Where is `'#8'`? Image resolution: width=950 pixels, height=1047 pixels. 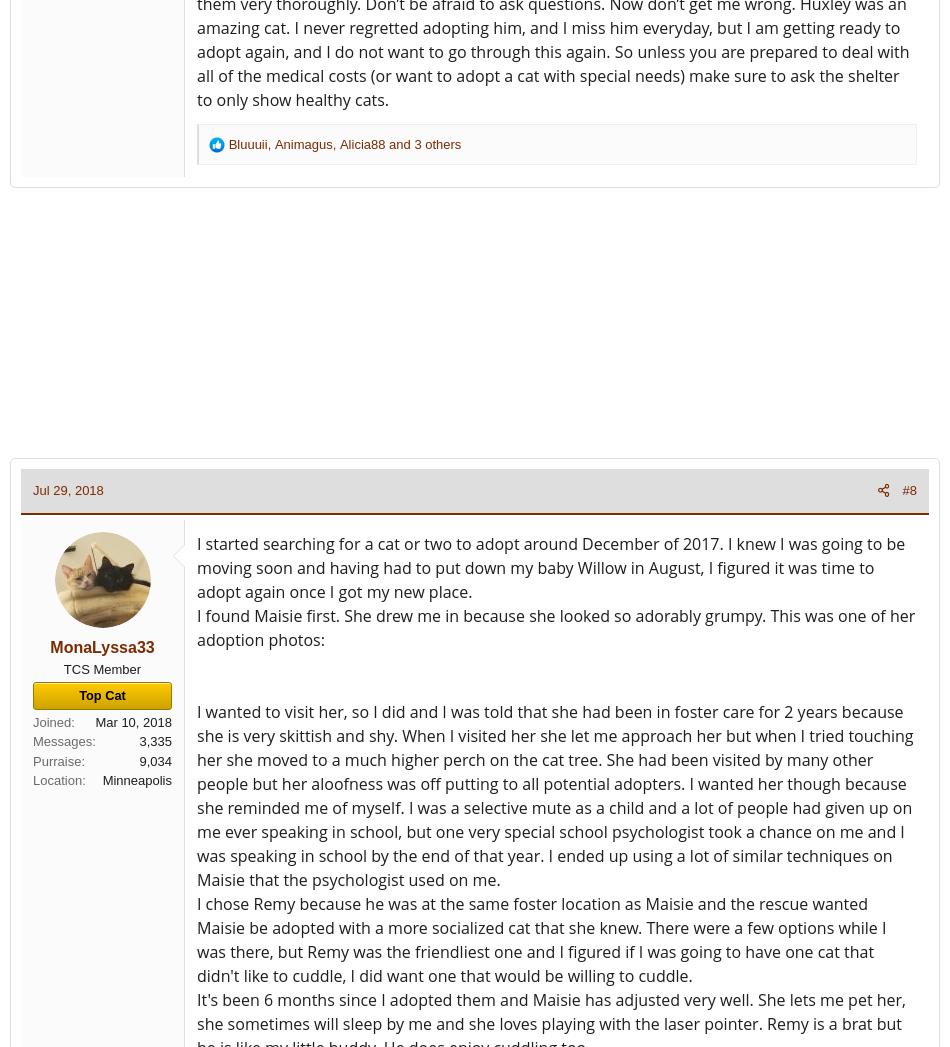
'#8' is located at coordinates (908, 489).